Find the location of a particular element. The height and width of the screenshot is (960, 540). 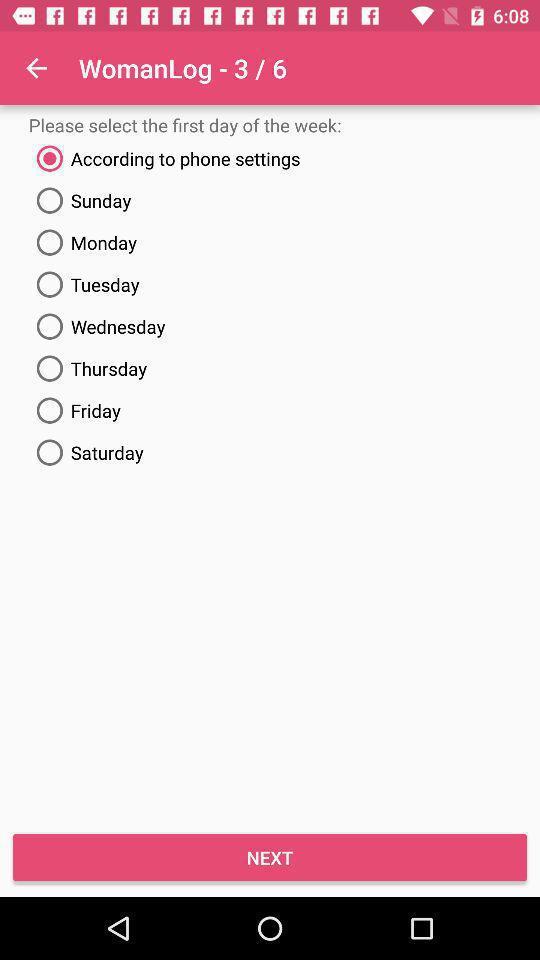

monday item is located at coordinates (270, 241).